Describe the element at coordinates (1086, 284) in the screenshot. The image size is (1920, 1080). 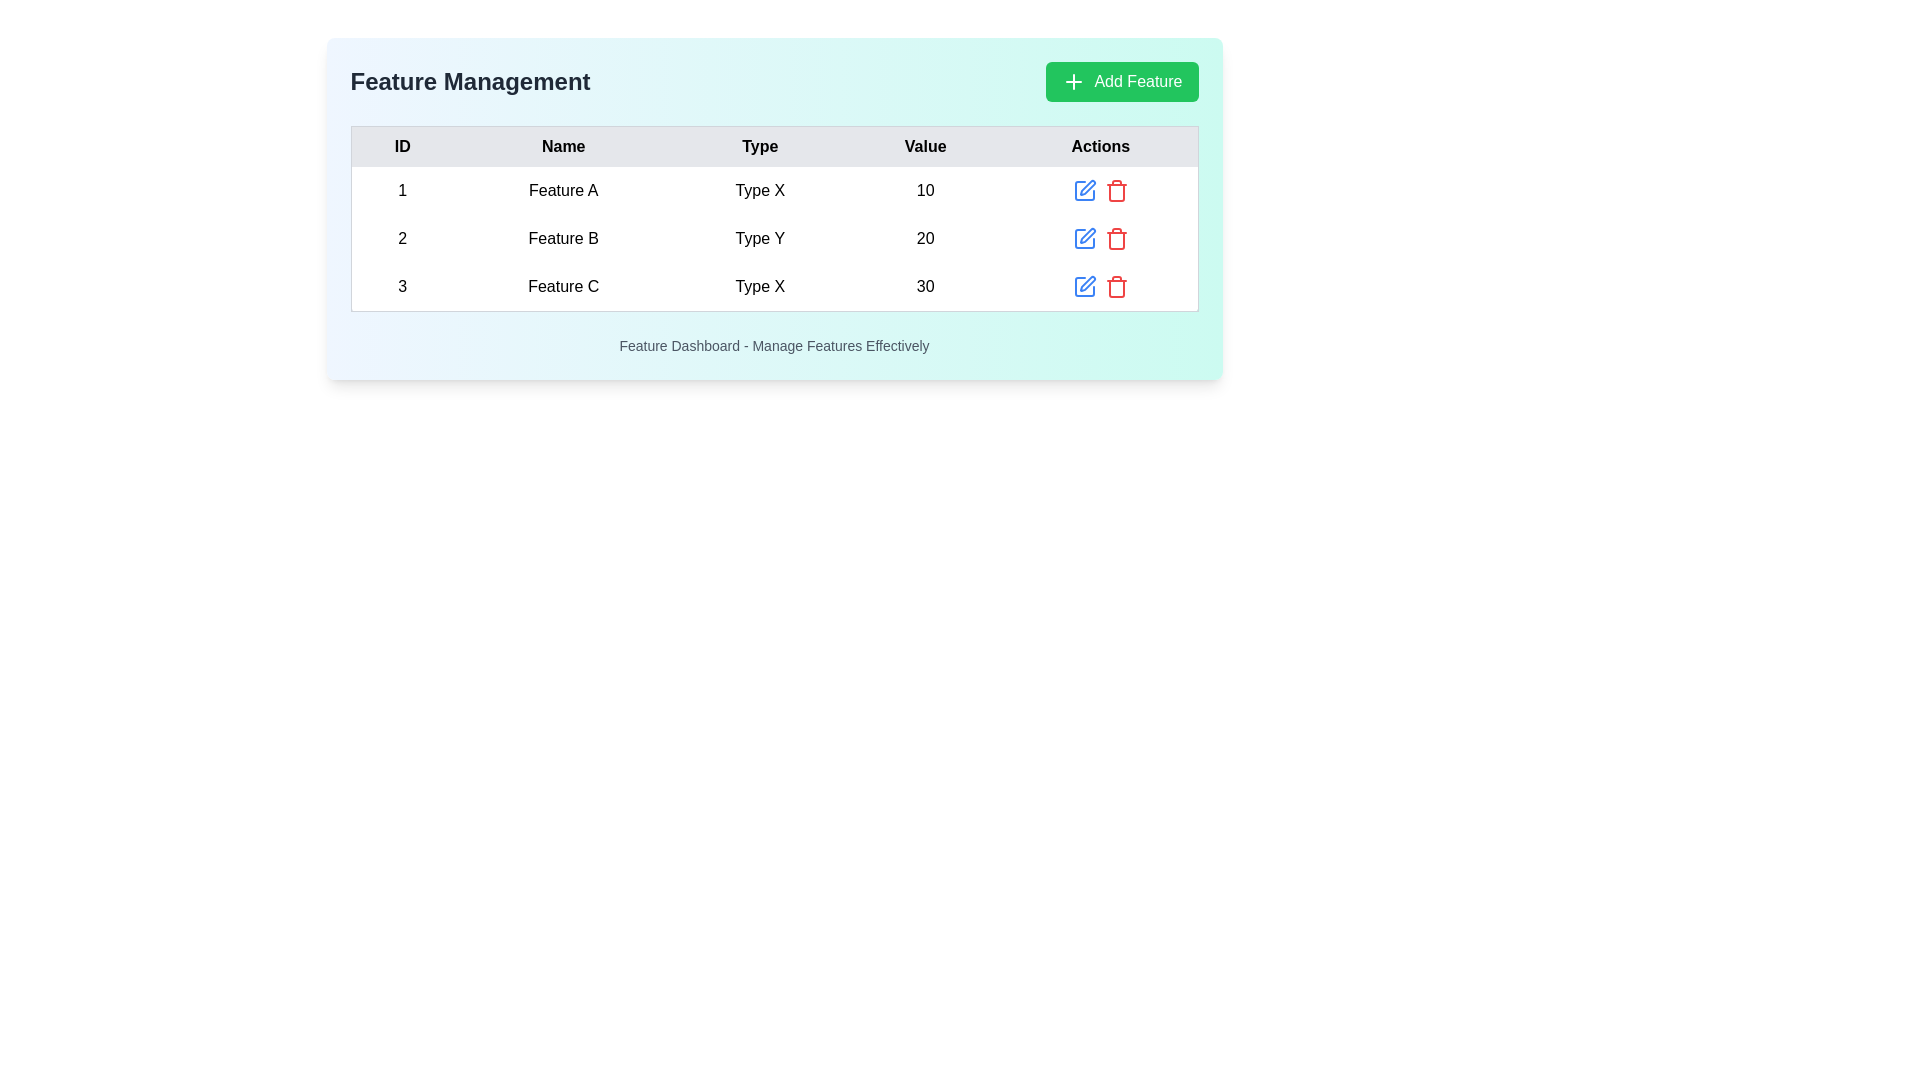
I see `the Icon button for editing the data in the last row of the table associated with Feature C, located in the 'Actions' column as the leftmost icon` at that location.